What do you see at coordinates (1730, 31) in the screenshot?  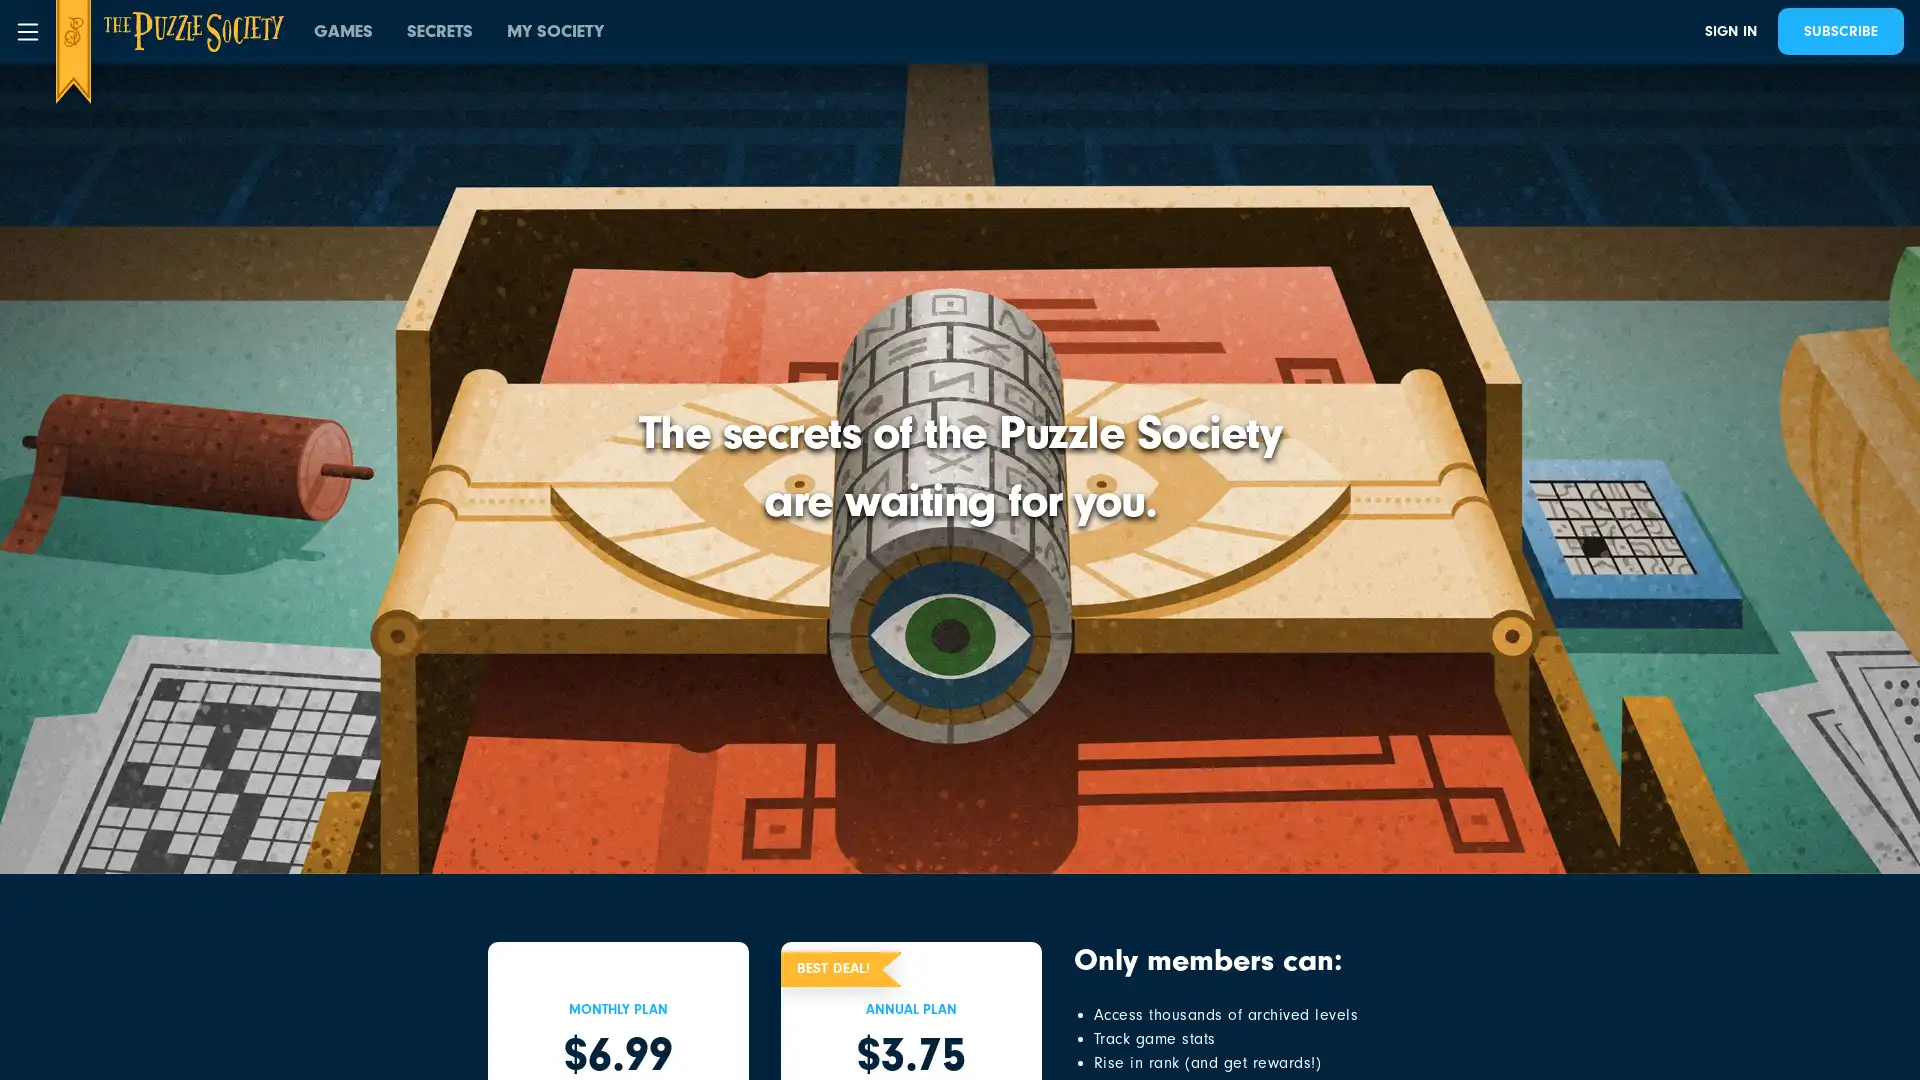 I see `SIGN IN` at bounding box center [1730, 31].